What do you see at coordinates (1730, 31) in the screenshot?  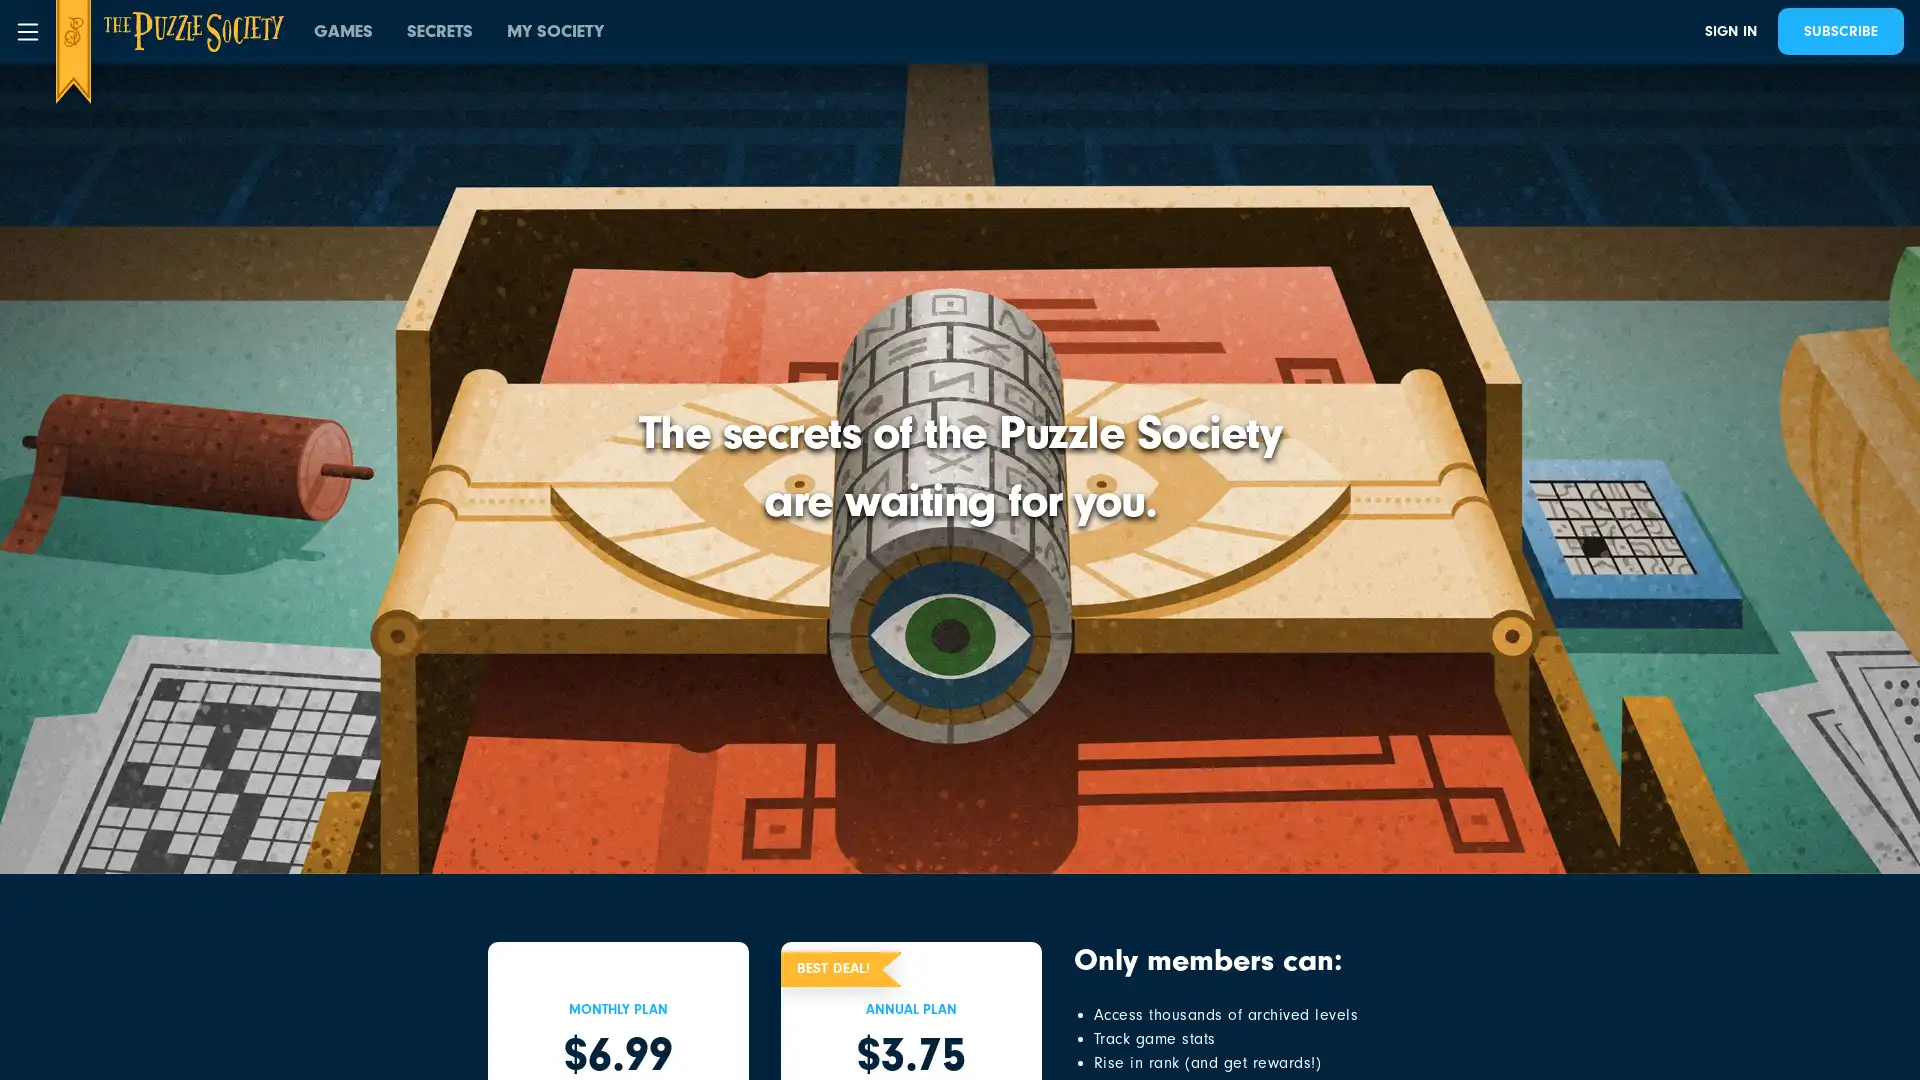 I see `SIGN IN` at bounding box center [1730, 31].